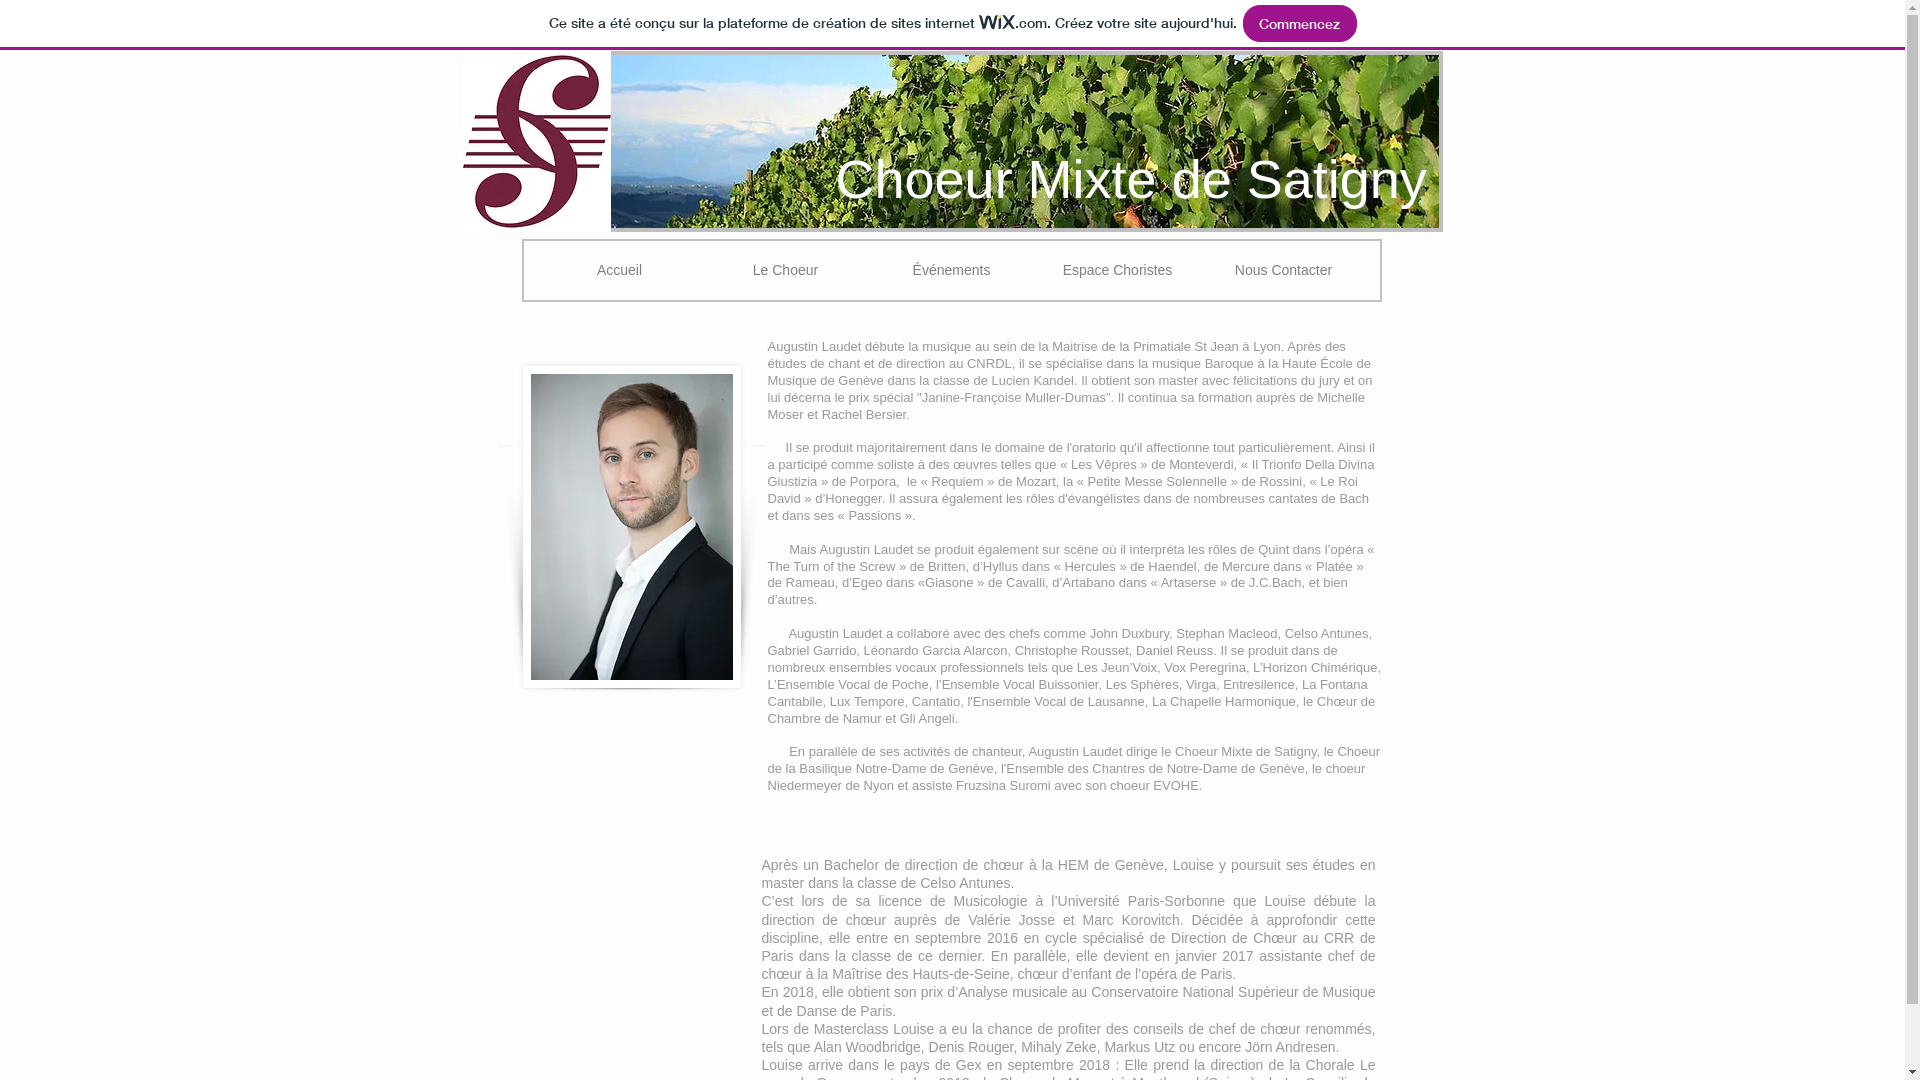 The height and width of the screenshot is (1080, 1920). I want to click on 'Logo Choeur Mixte Satigny.jpg', so click(536, 140).